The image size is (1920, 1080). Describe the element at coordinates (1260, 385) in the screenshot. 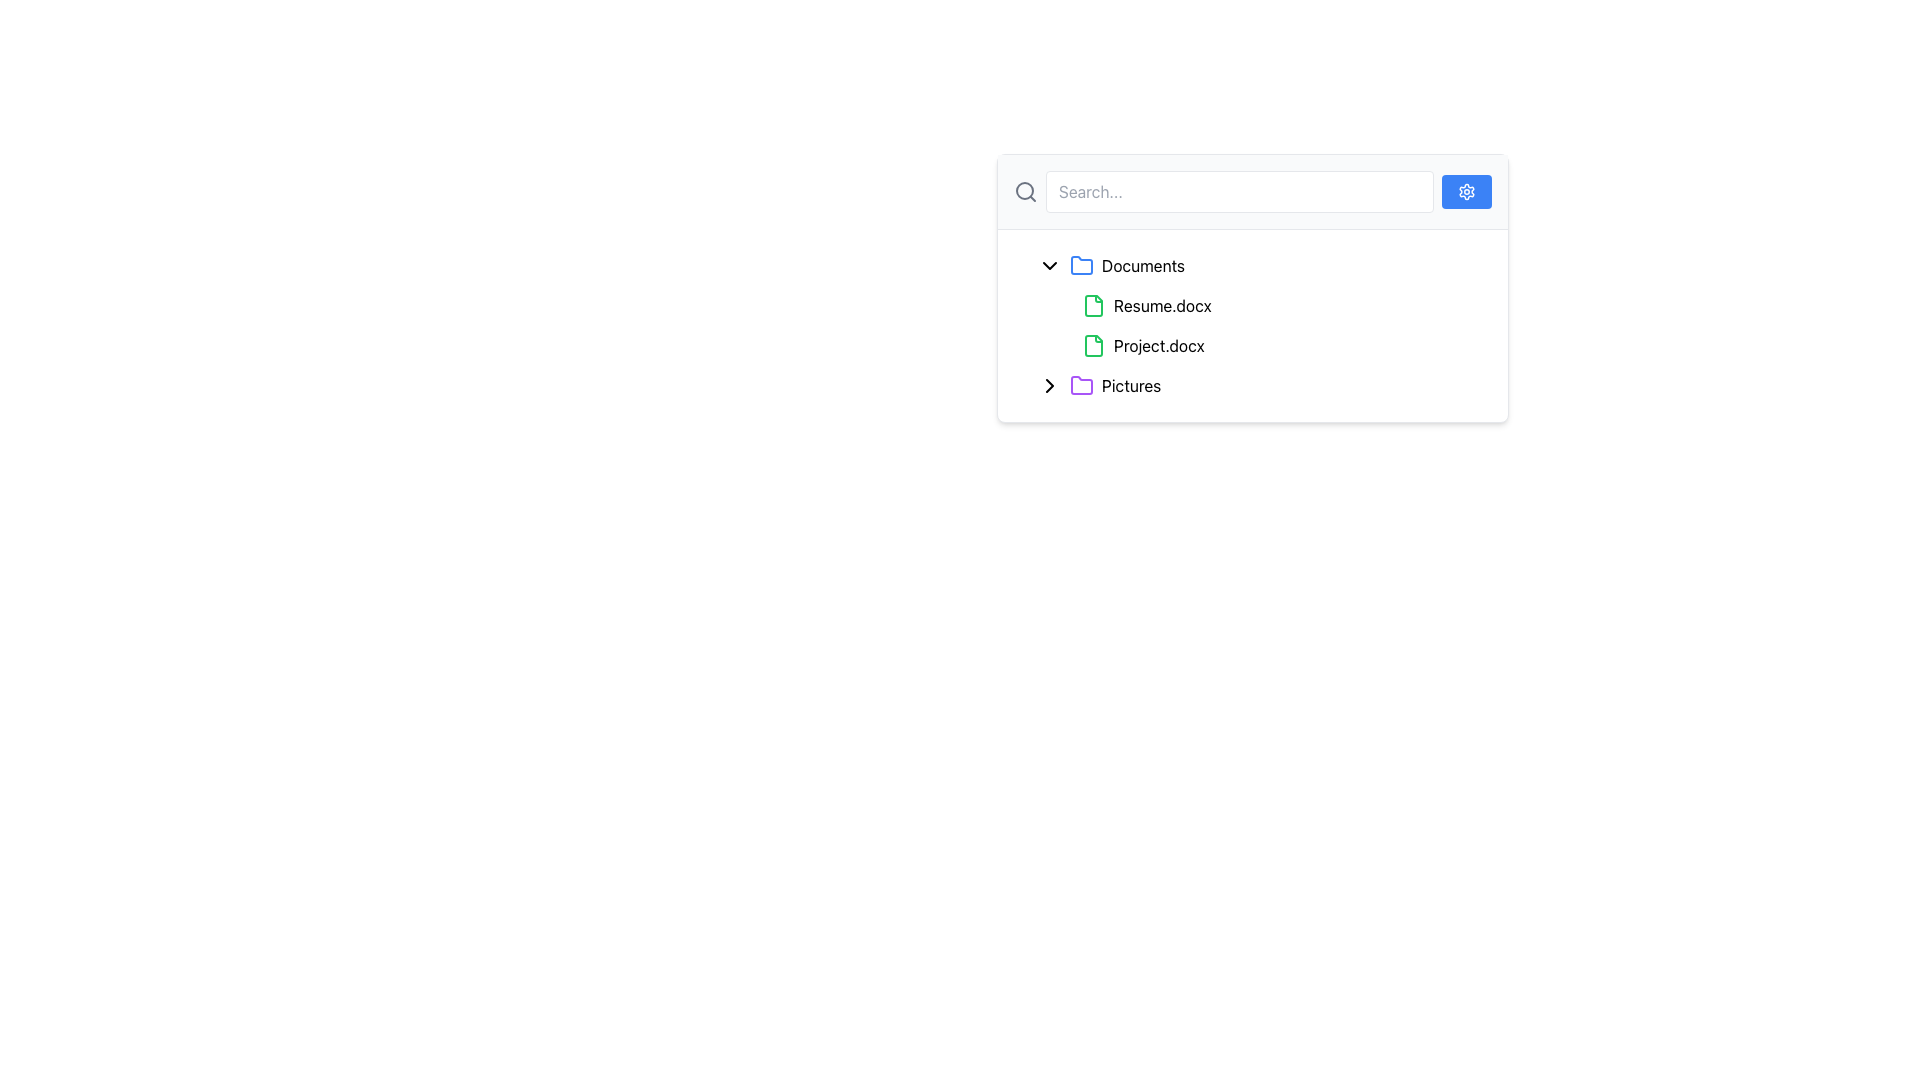

I see `the 'Pictures' folder entry in the file directory list` at that location.